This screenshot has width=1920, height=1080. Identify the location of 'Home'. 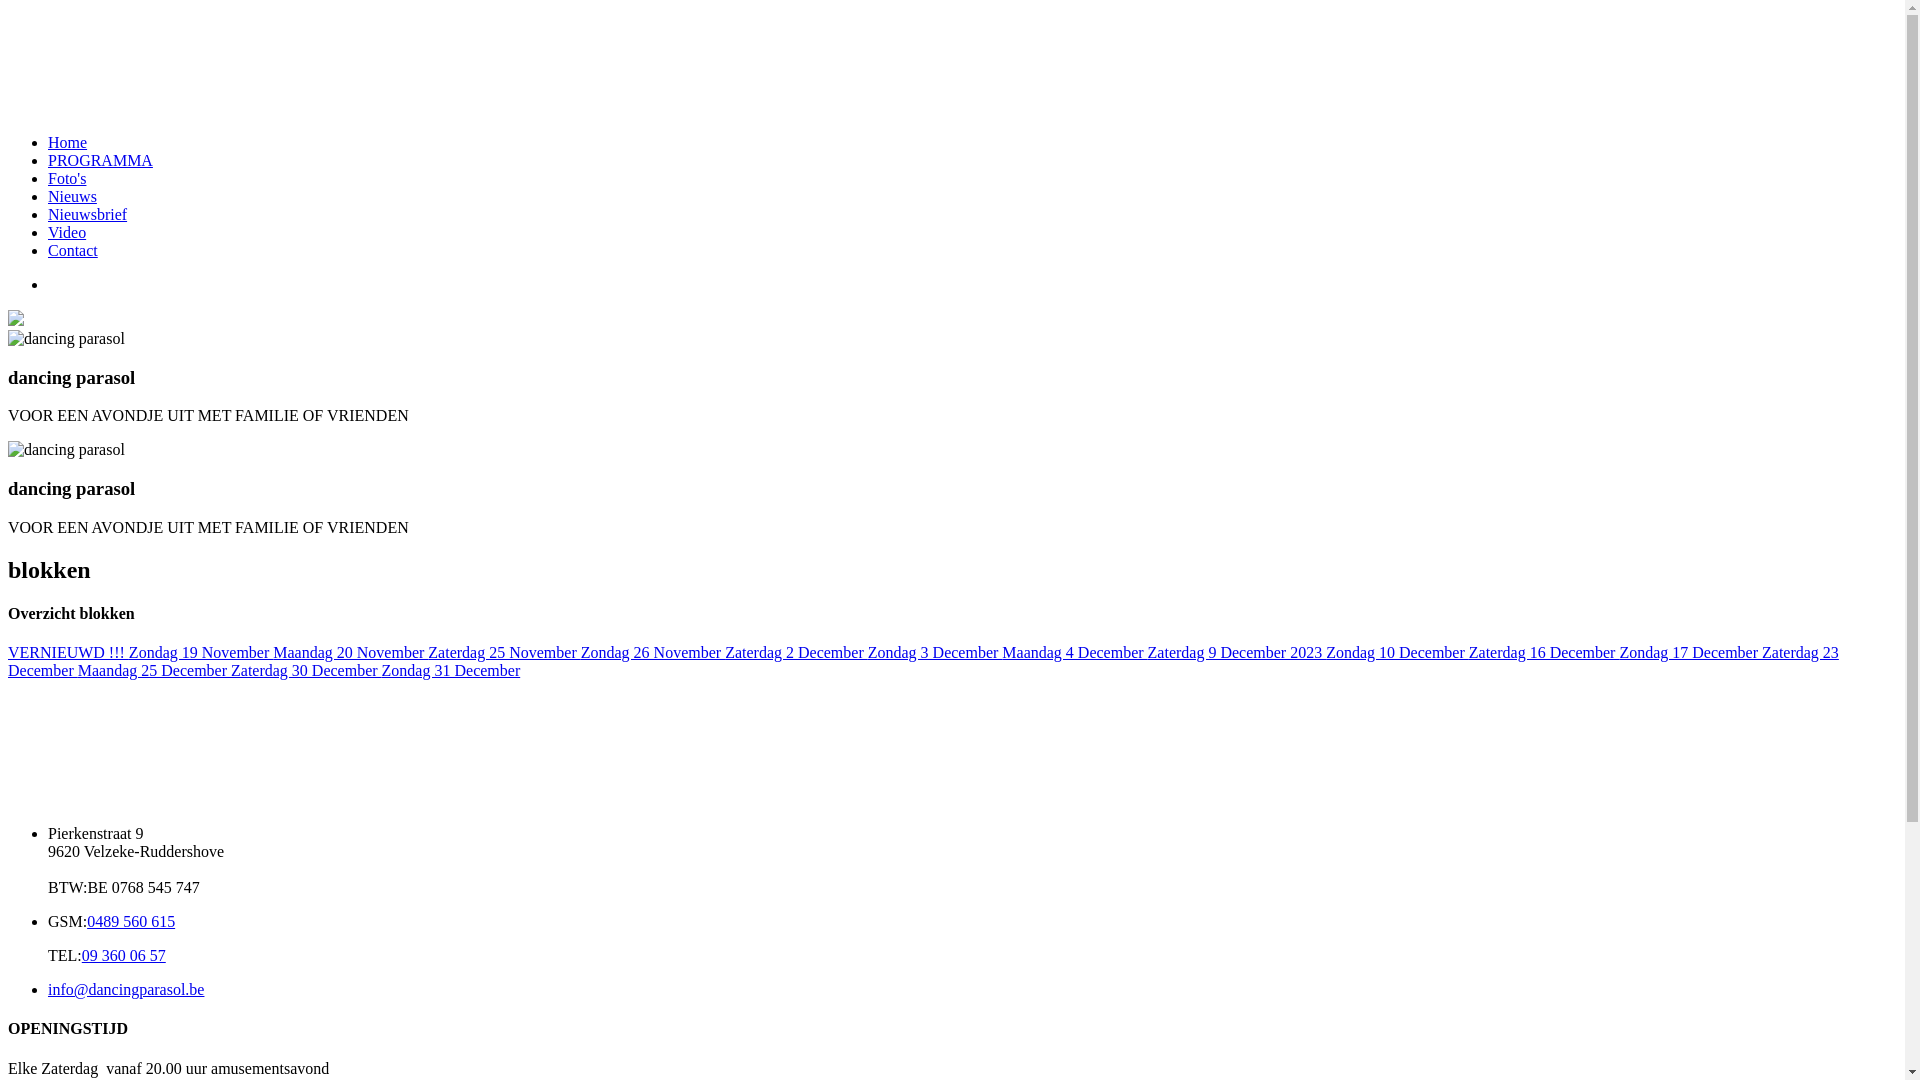
(48, 141).